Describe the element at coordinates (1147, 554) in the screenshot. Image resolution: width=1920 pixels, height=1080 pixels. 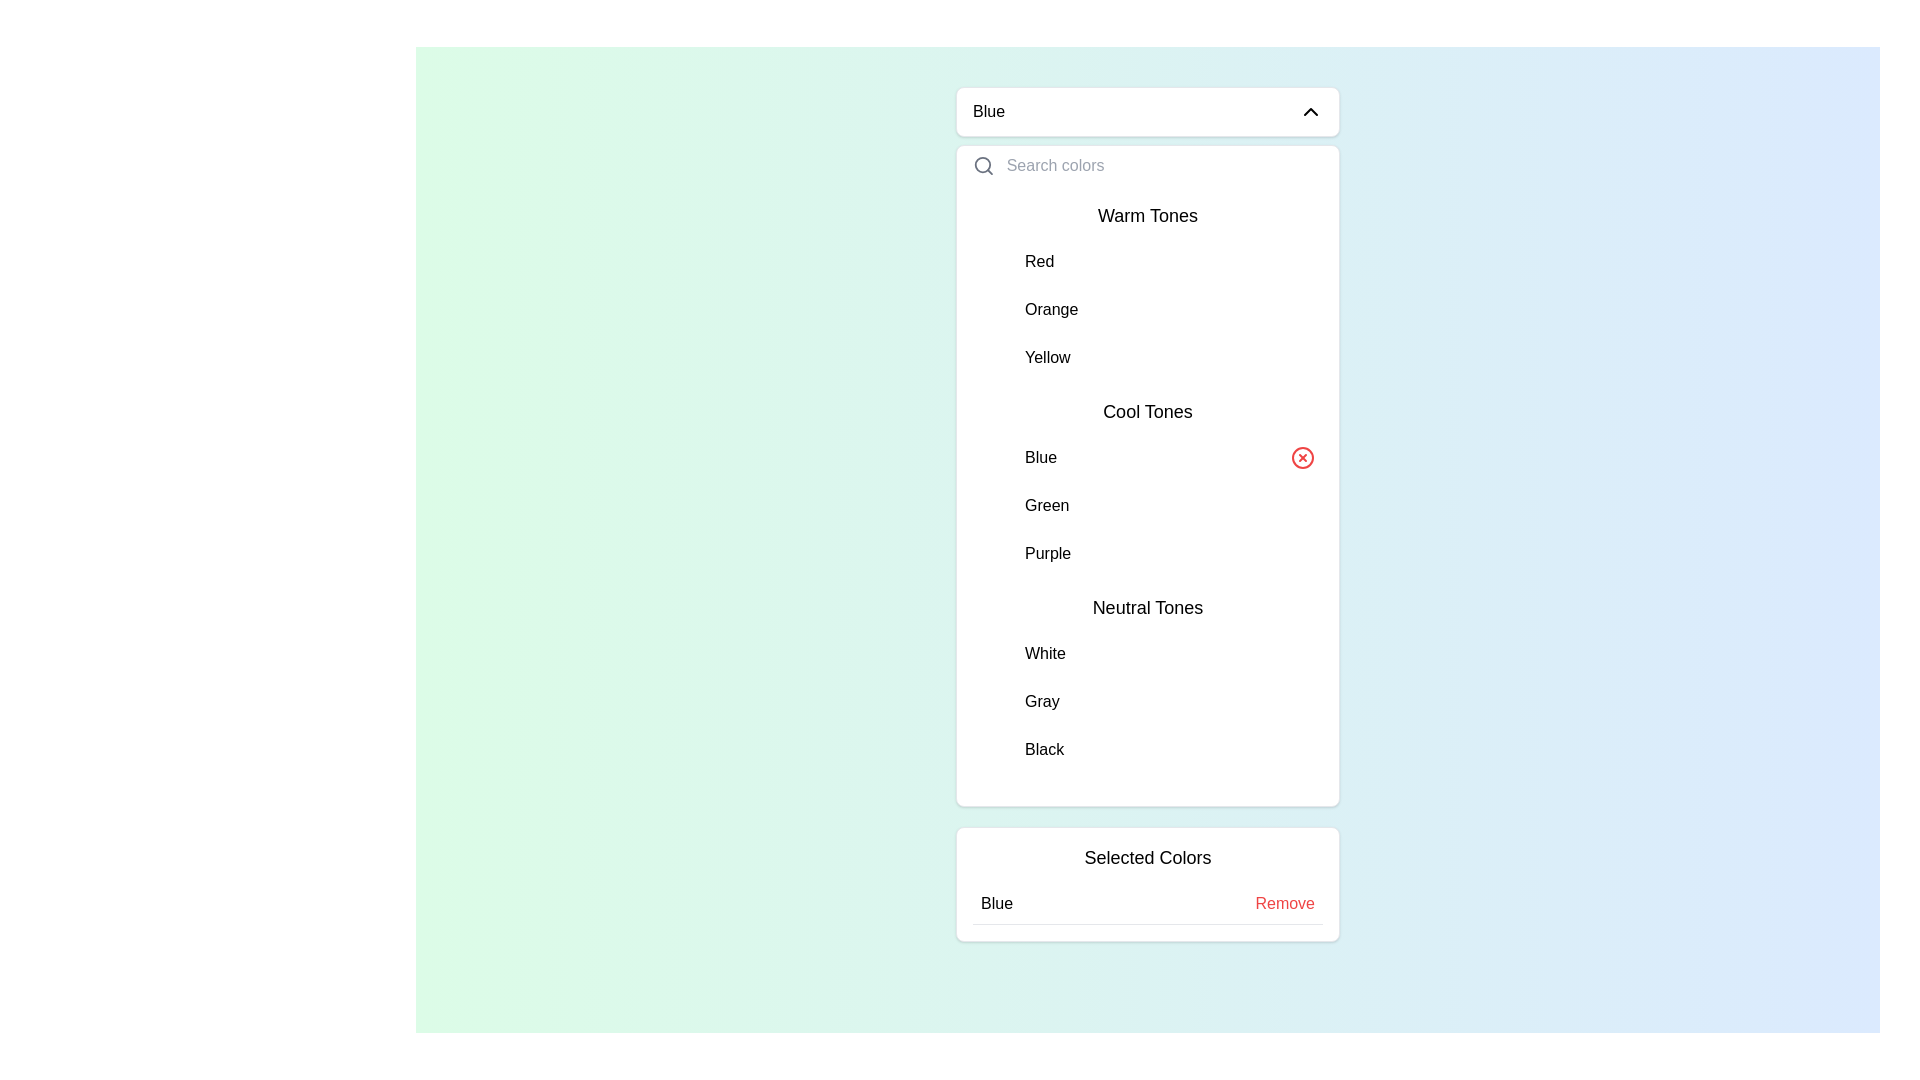
I see `the selectable list item for 'Purple' color in the dropdown menu` at that location.